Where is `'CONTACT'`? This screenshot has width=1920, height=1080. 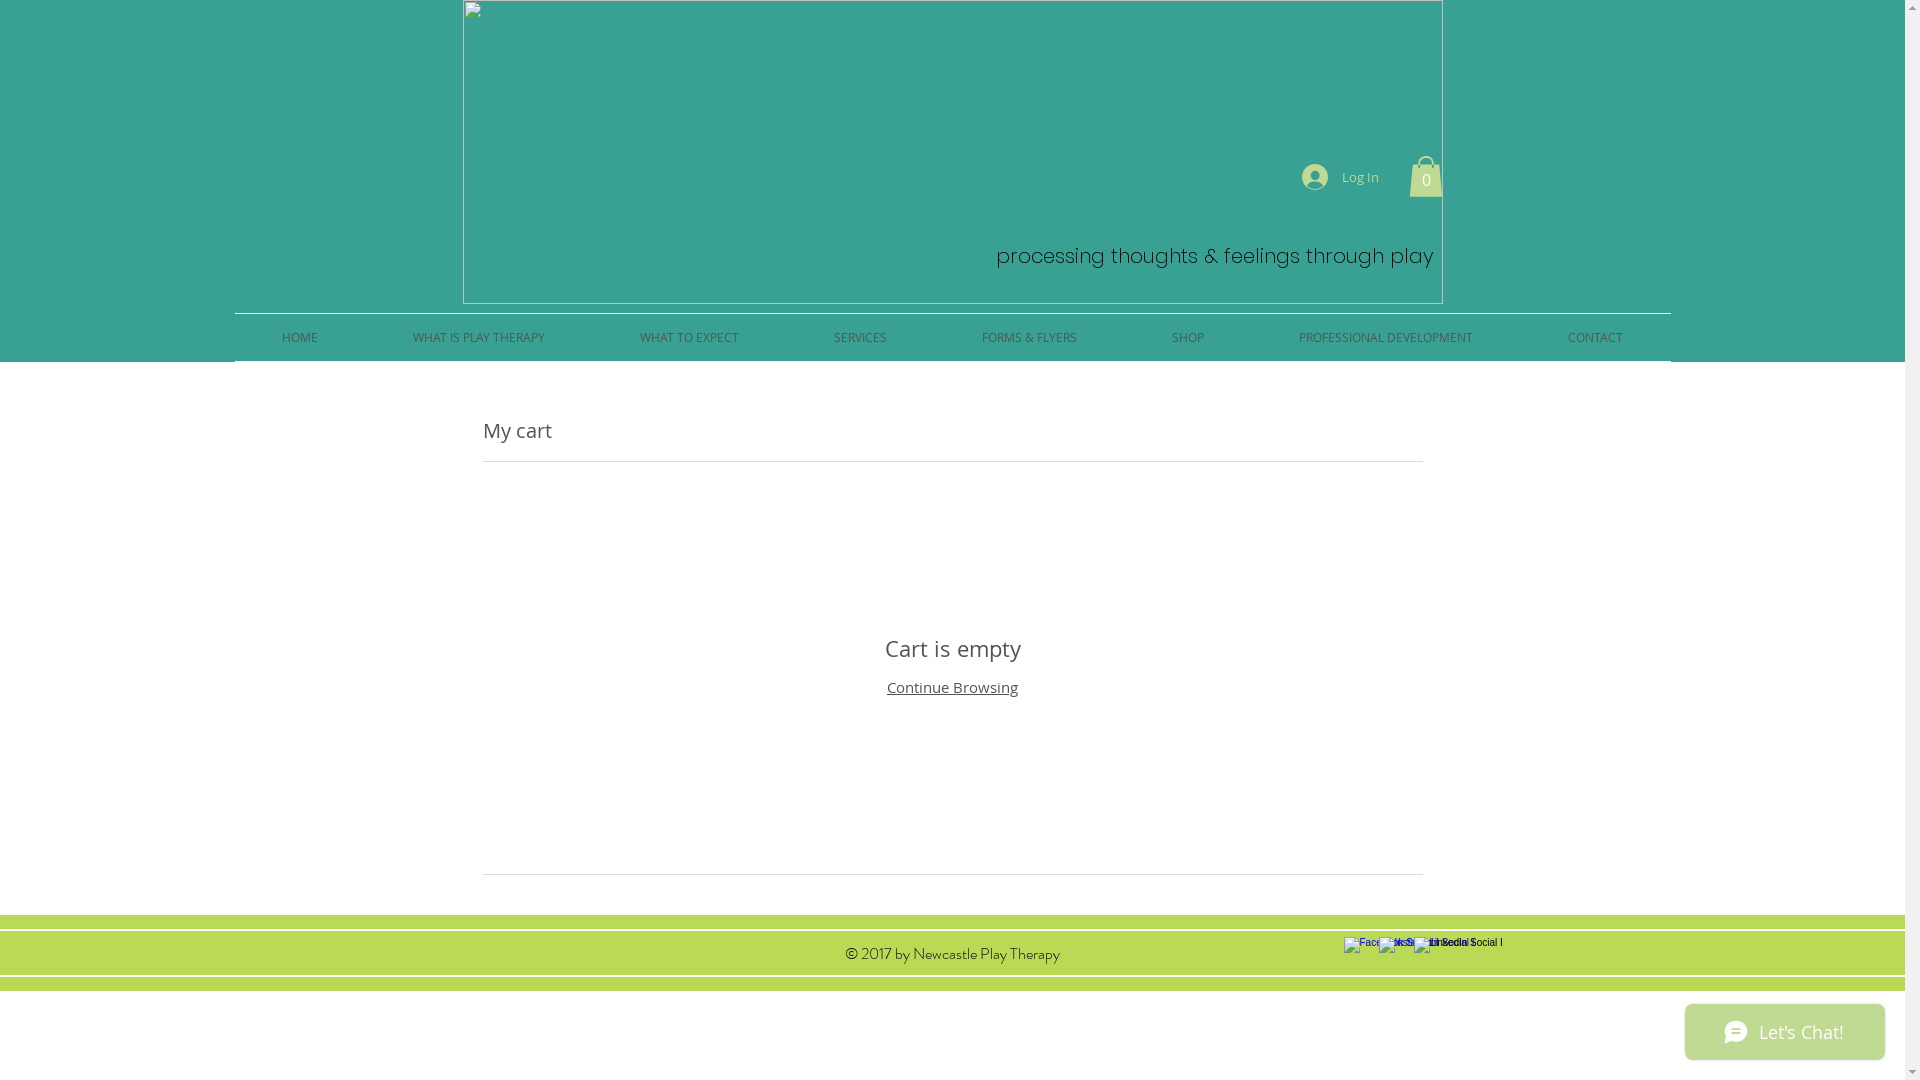
'CONTACT' is located at coordinates (1593, 336).